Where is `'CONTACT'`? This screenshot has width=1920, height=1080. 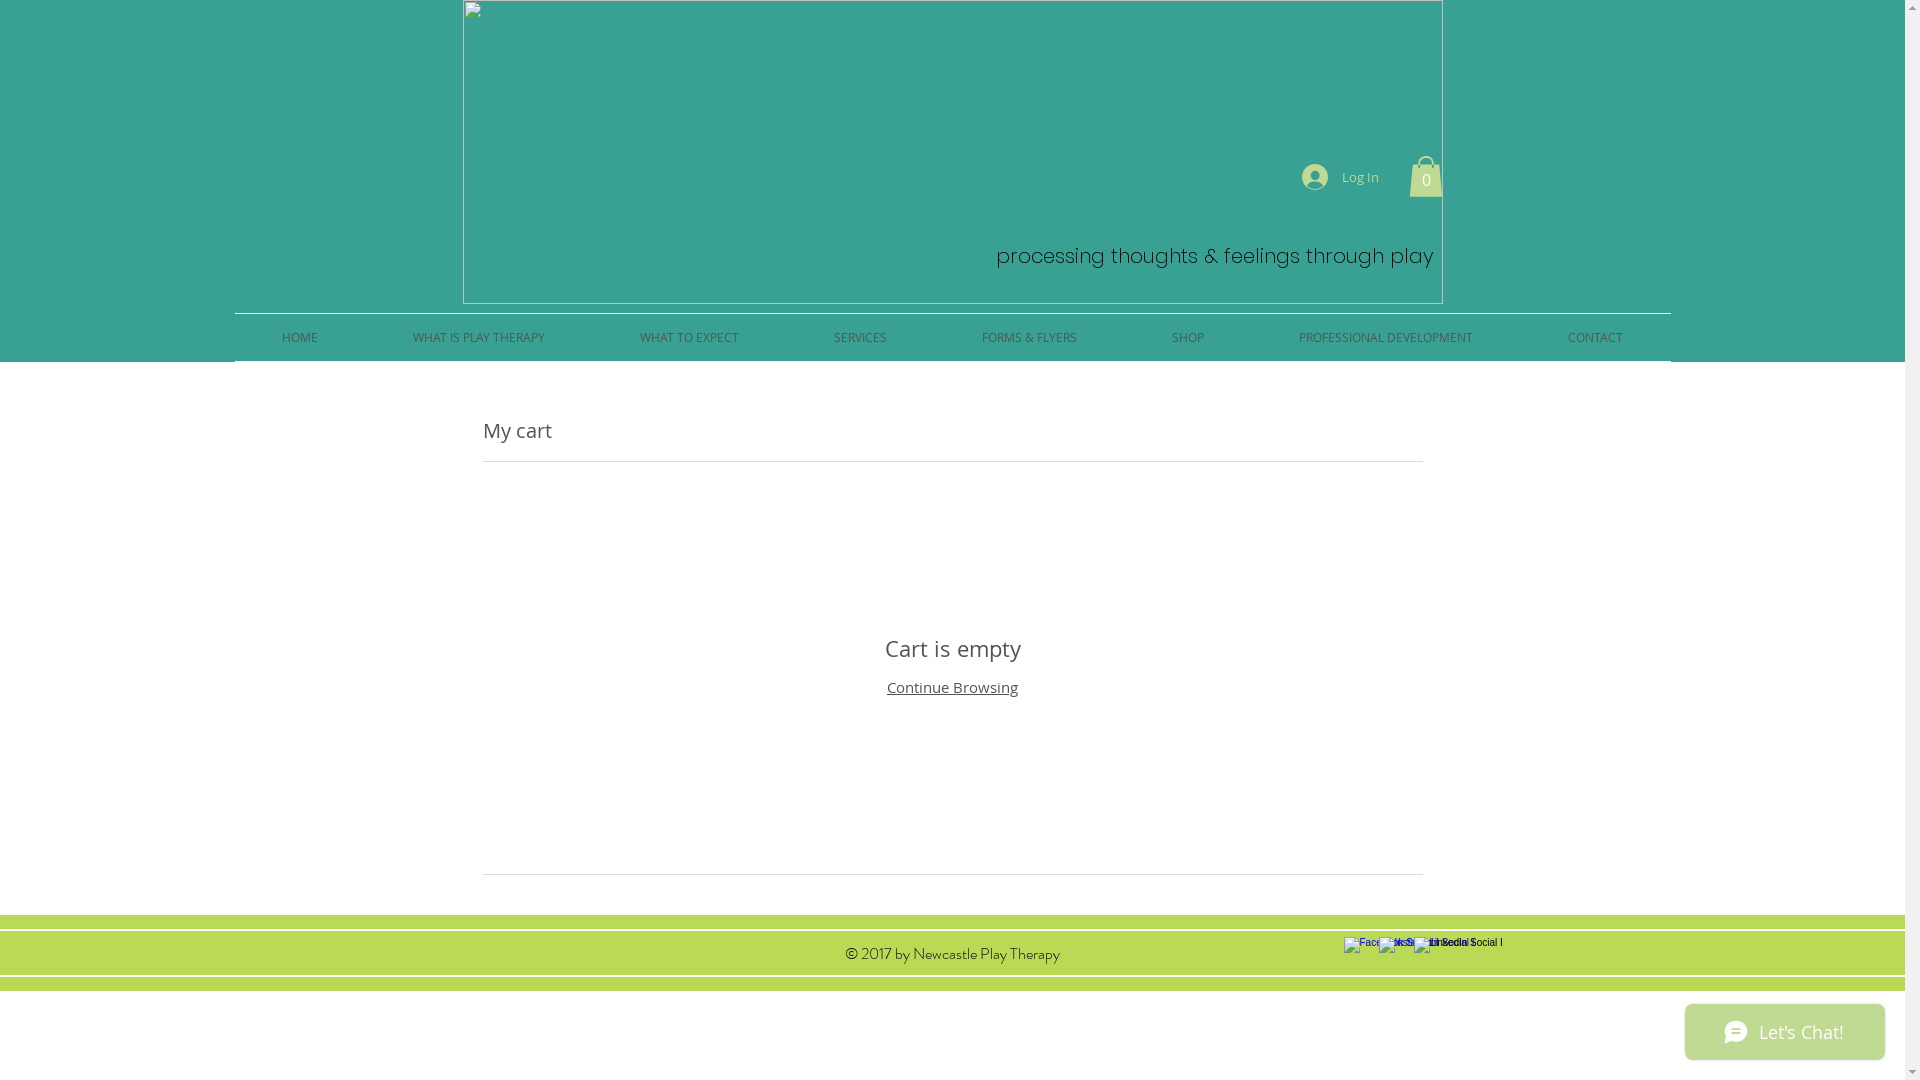
'CONTACT' is located at coordinates (1593, 336).